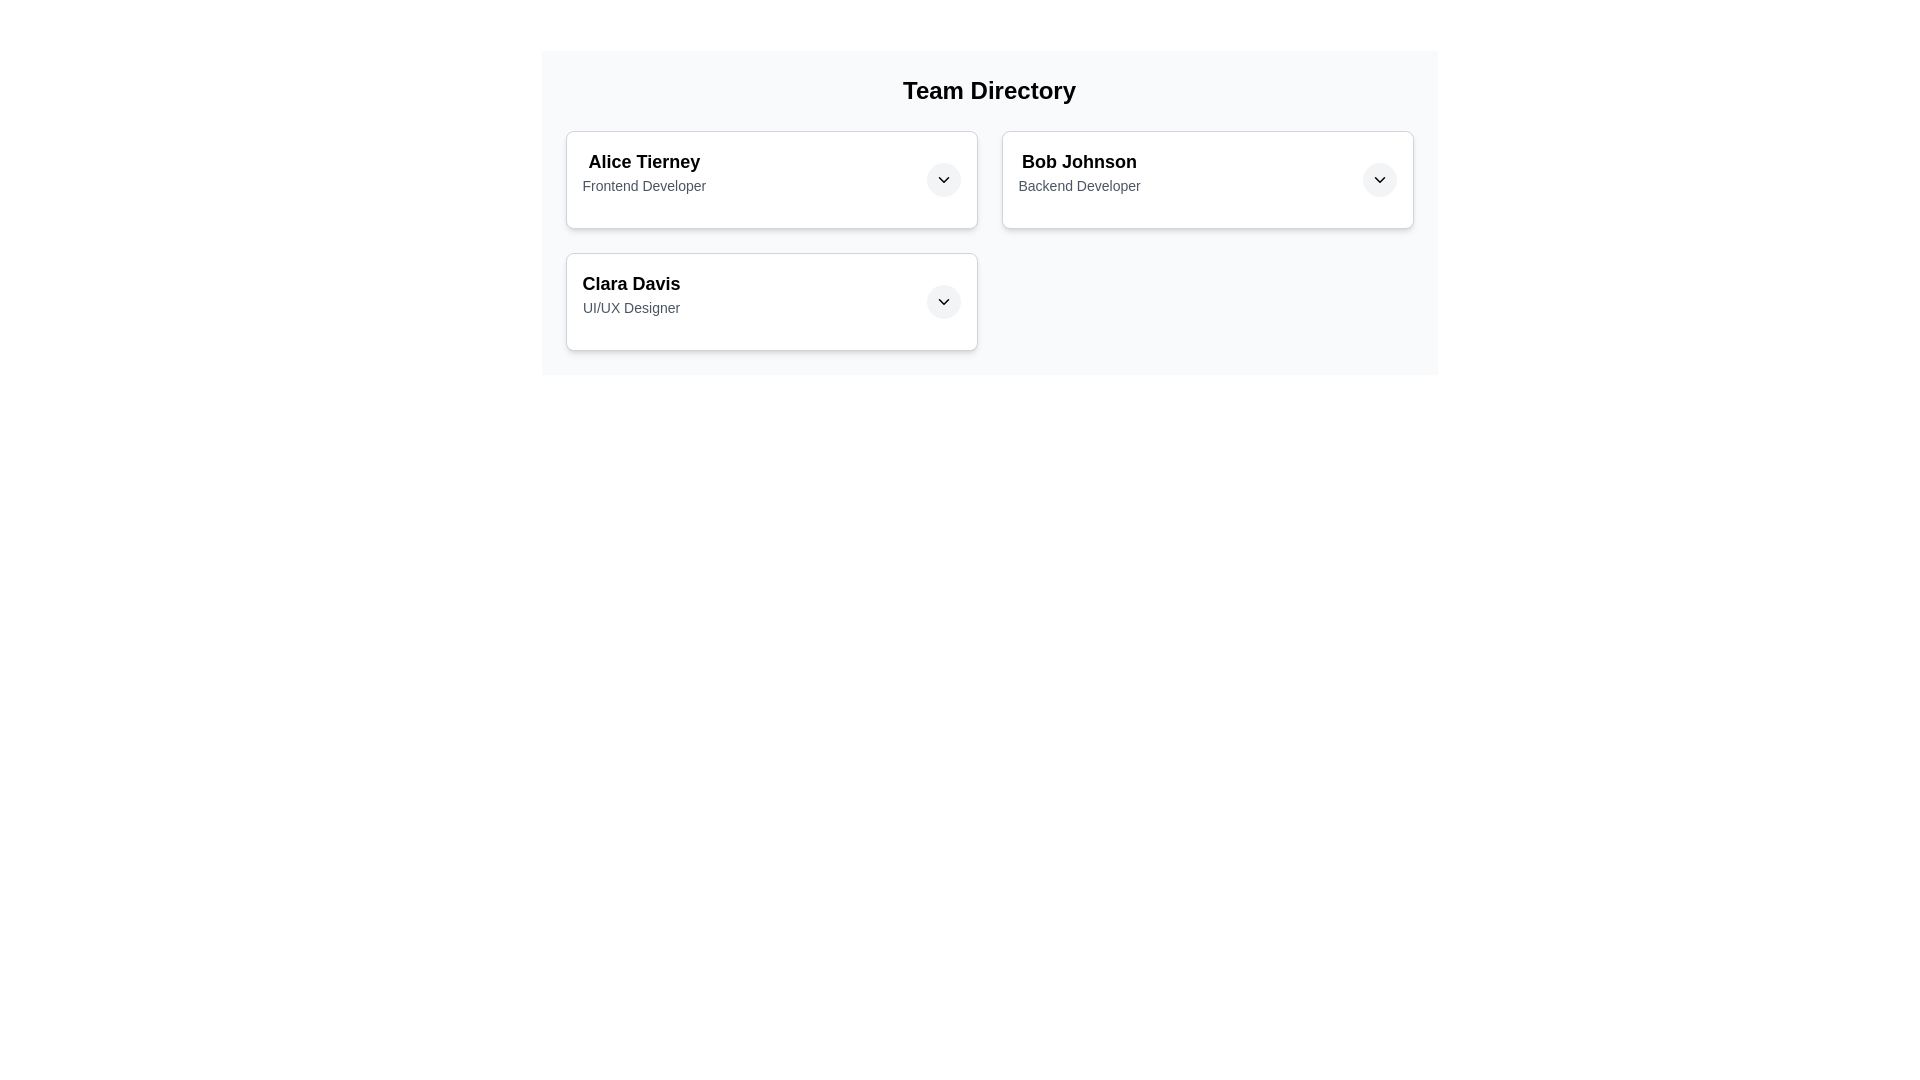 Image resolution: width=1920 pixels, height=1080 pixels. What do you see at coordinates (630, 284) in the screenshot?
I see `text label displaying the name of a user or team member located at the upper portion of the card, above the text 'UI/UX Designer'` at bounding box center [630, 284].